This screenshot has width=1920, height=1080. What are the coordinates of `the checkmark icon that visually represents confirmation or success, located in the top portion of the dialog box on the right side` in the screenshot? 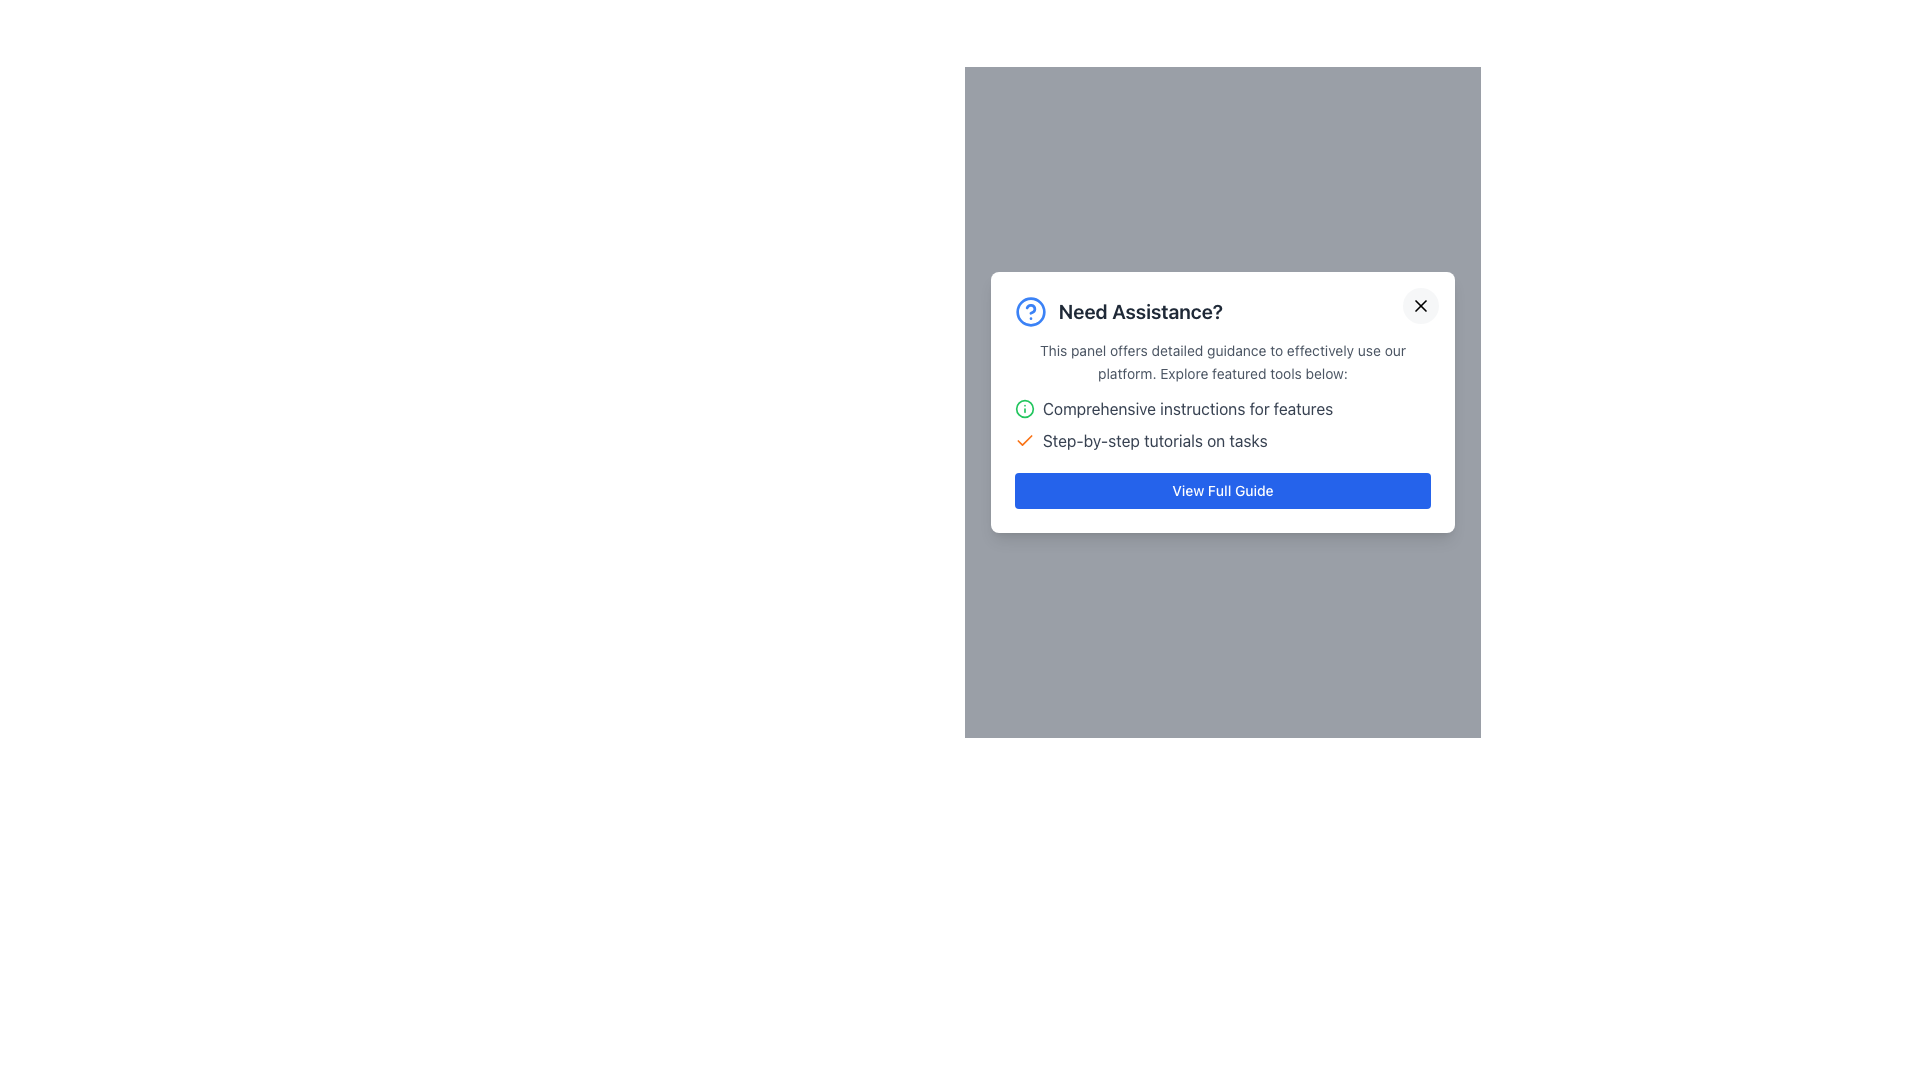 It's located at (1024, 439).